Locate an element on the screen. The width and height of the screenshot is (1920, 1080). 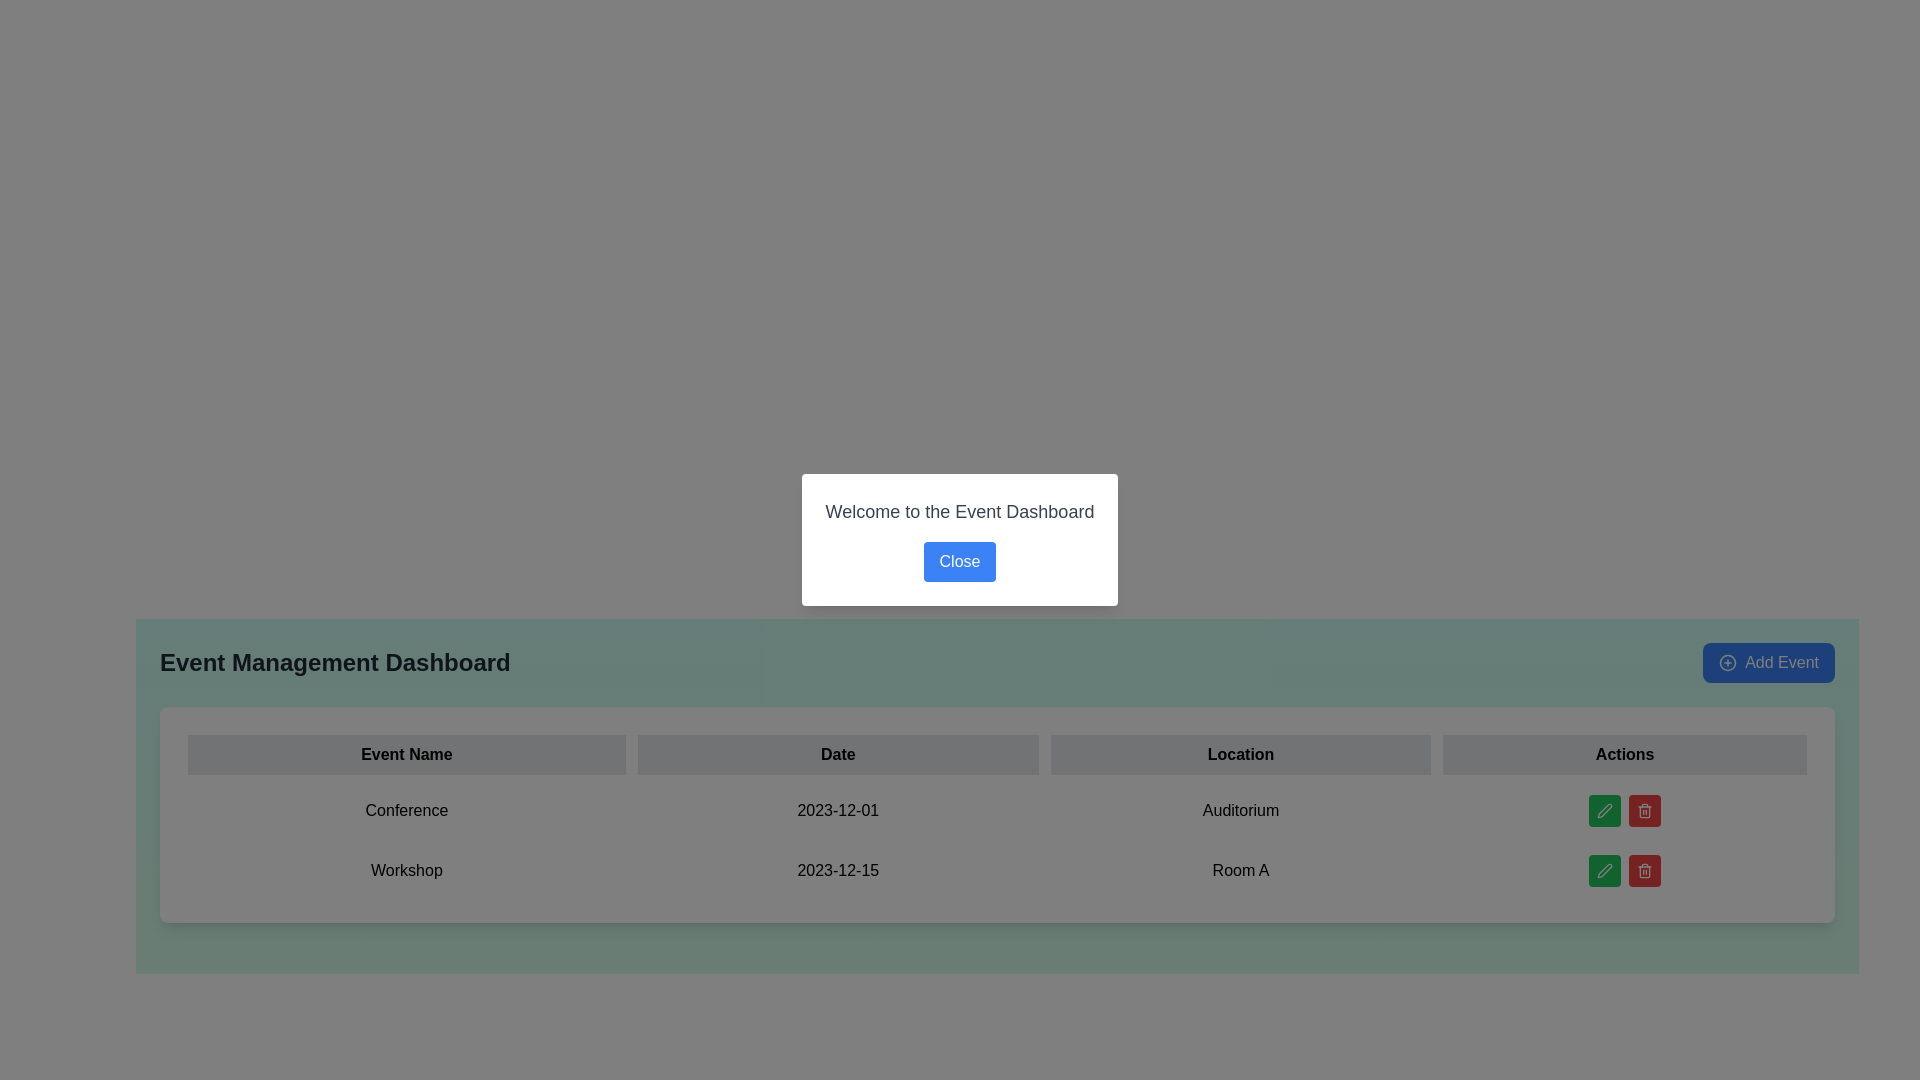
the small, rounded red button with a white trash can icon located on the rightmost side of the Actions column to observe the hover effect is located at coordinates (1645, 810).